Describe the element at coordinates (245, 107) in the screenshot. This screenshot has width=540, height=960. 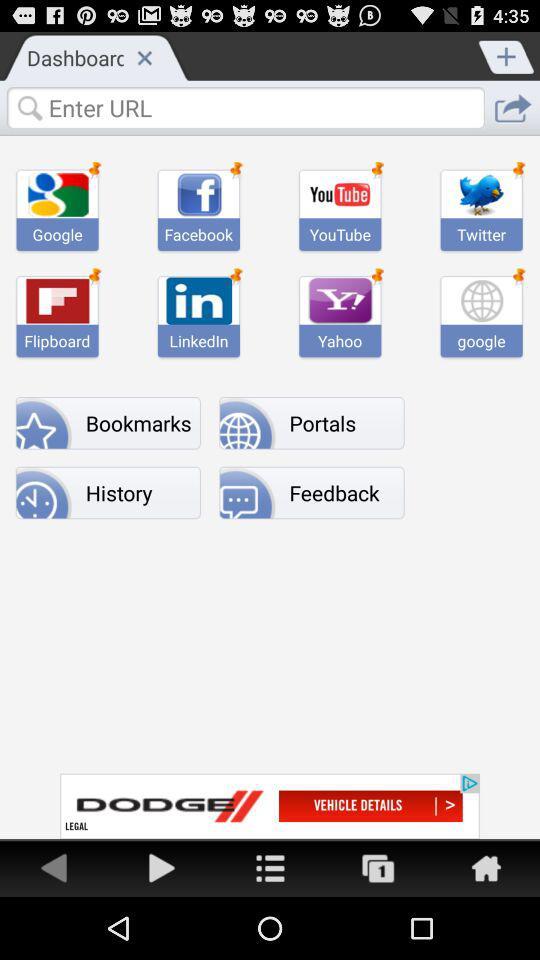
I see `search button` at that location.